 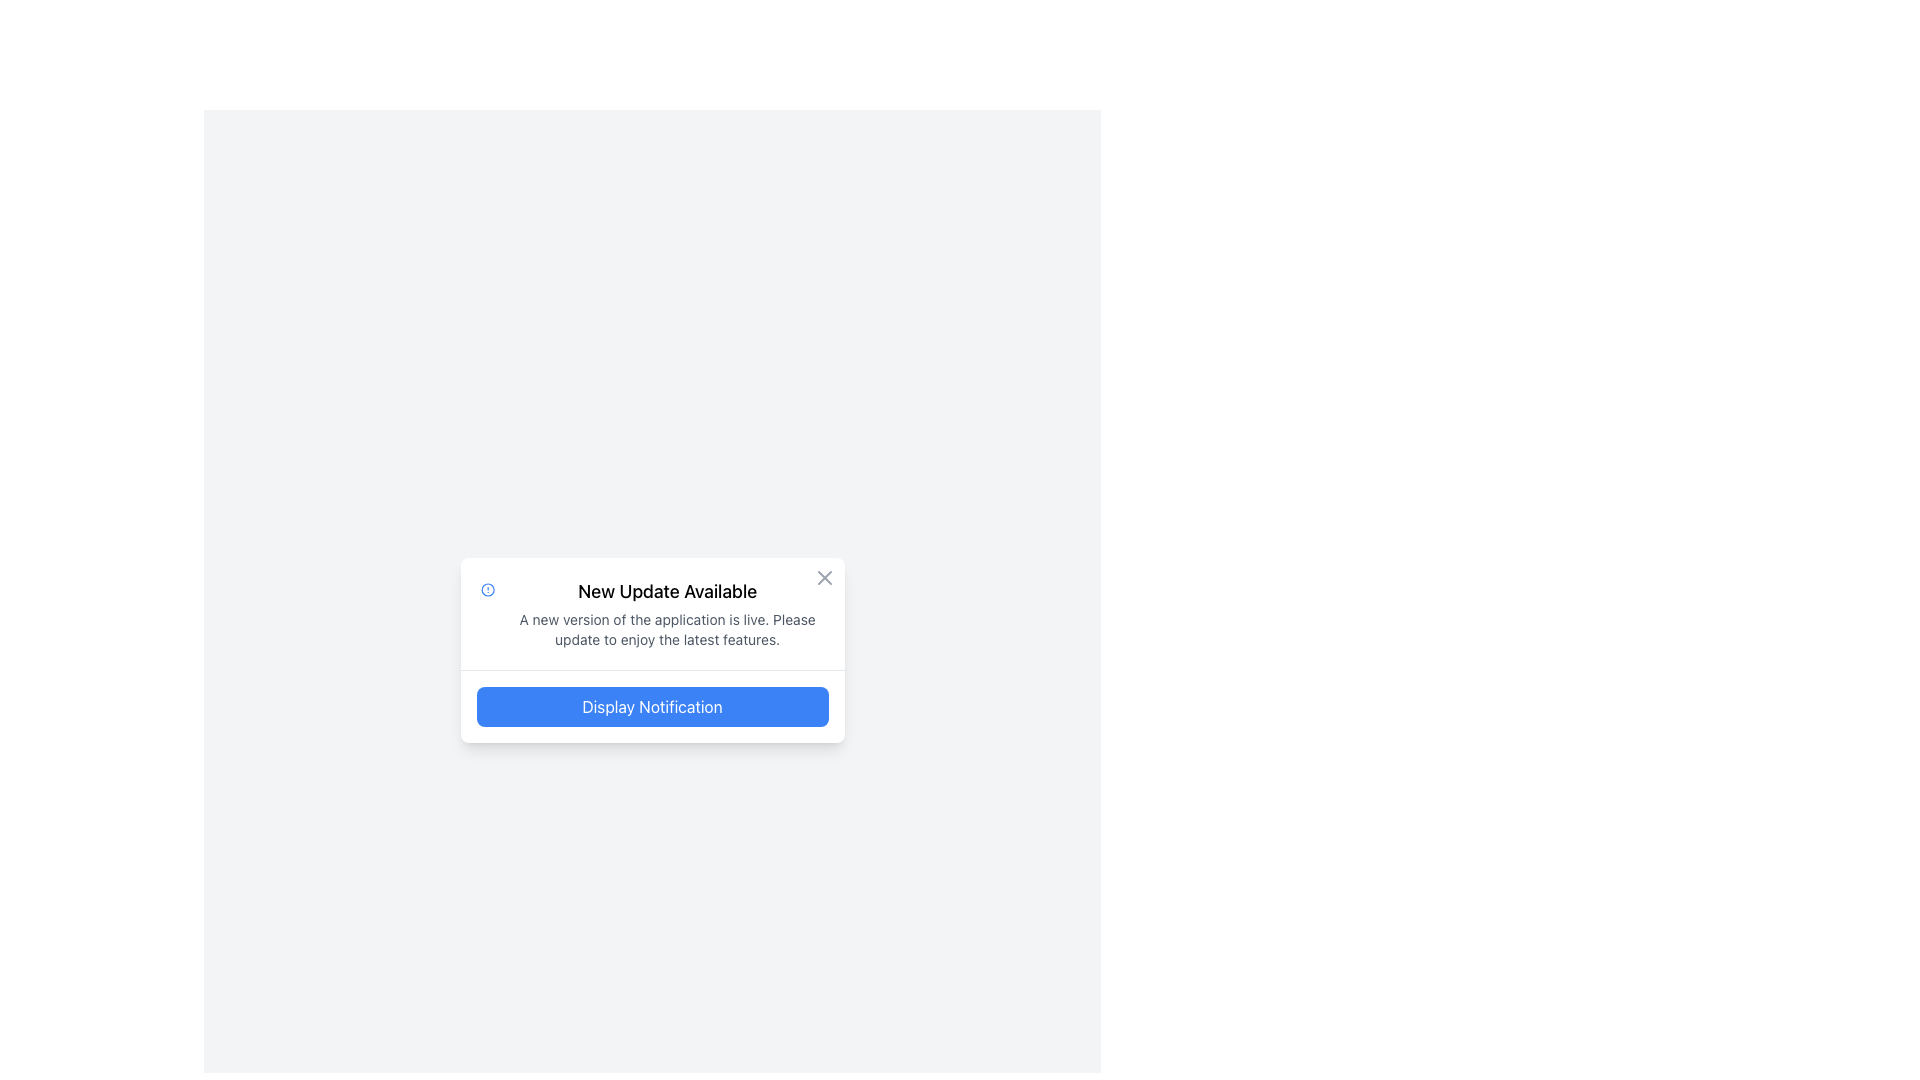 I want to click on the button located at the bottom of the 'New Update Available' modal dialog to observe any hover-specific styling or effects, so click(x=652, y=705).